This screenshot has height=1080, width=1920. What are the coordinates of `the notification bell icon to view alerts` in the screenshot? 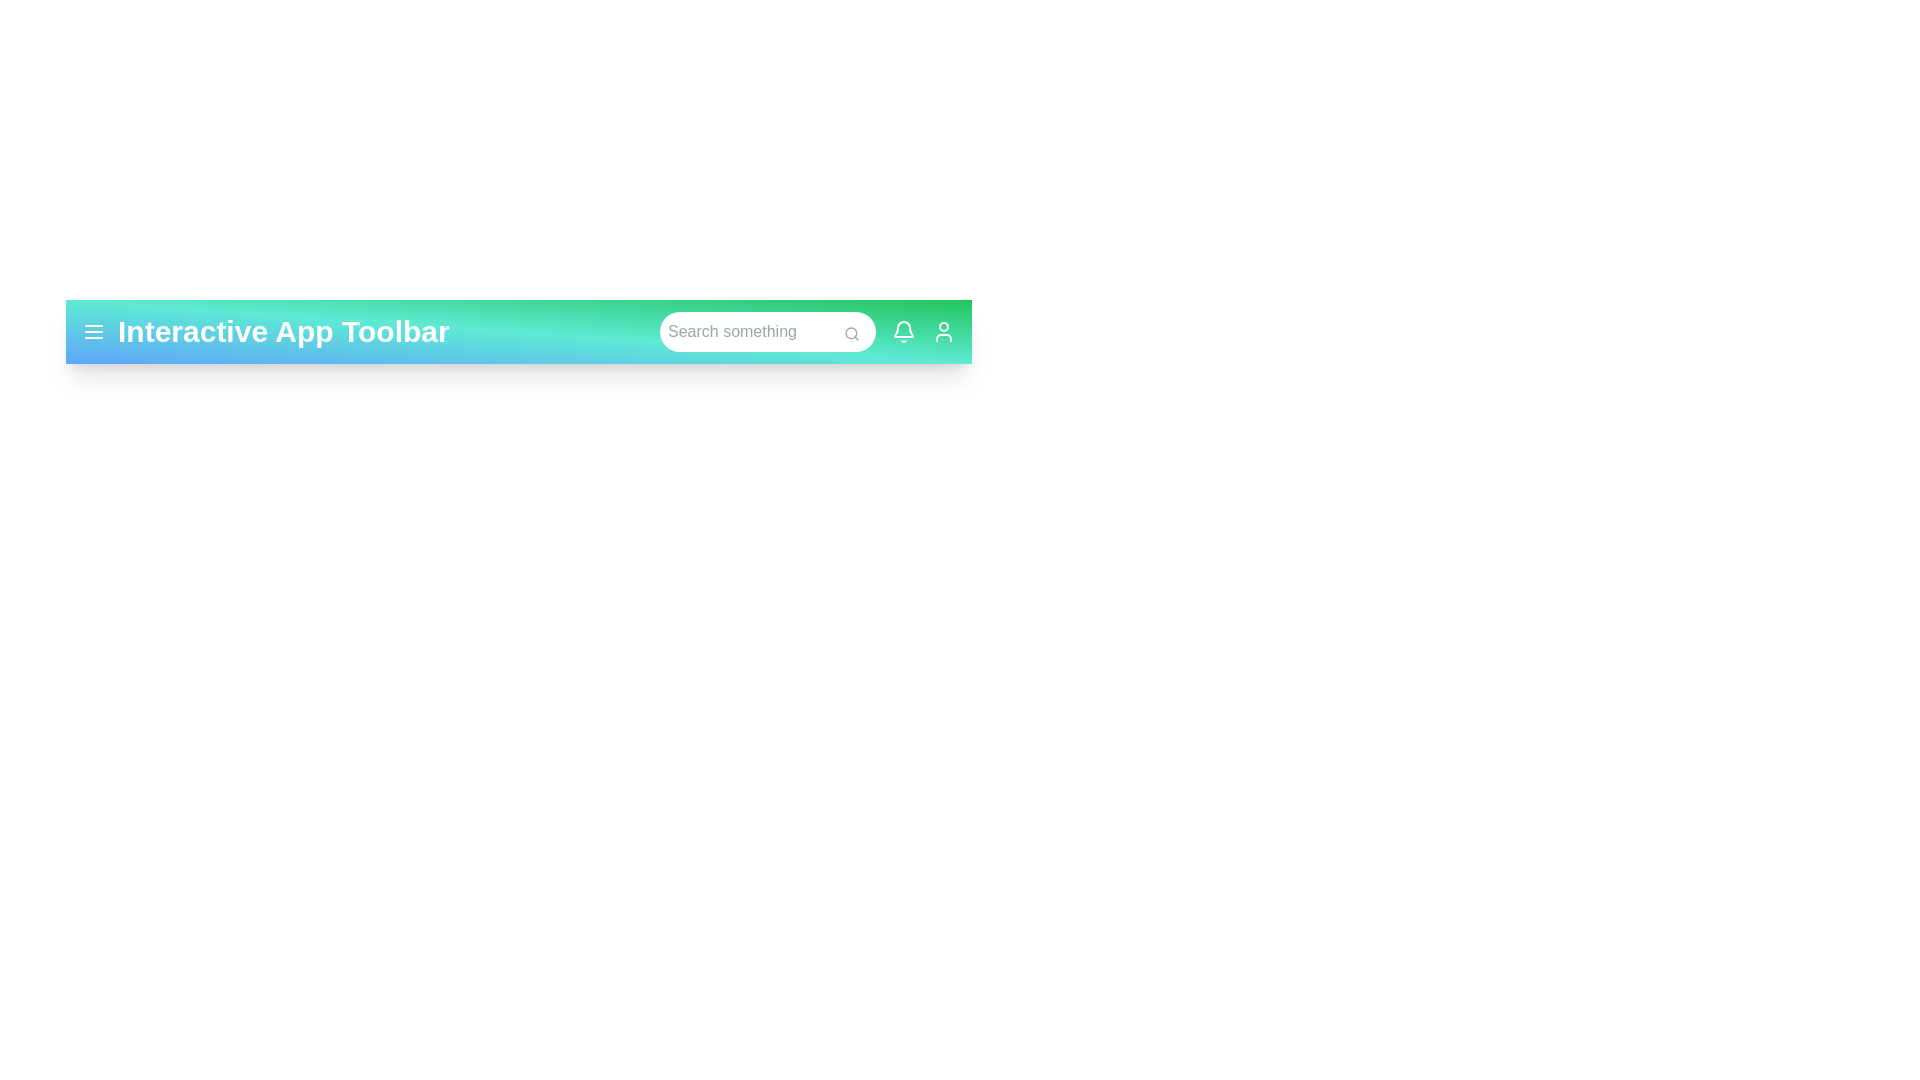 It's located at (902, 330).